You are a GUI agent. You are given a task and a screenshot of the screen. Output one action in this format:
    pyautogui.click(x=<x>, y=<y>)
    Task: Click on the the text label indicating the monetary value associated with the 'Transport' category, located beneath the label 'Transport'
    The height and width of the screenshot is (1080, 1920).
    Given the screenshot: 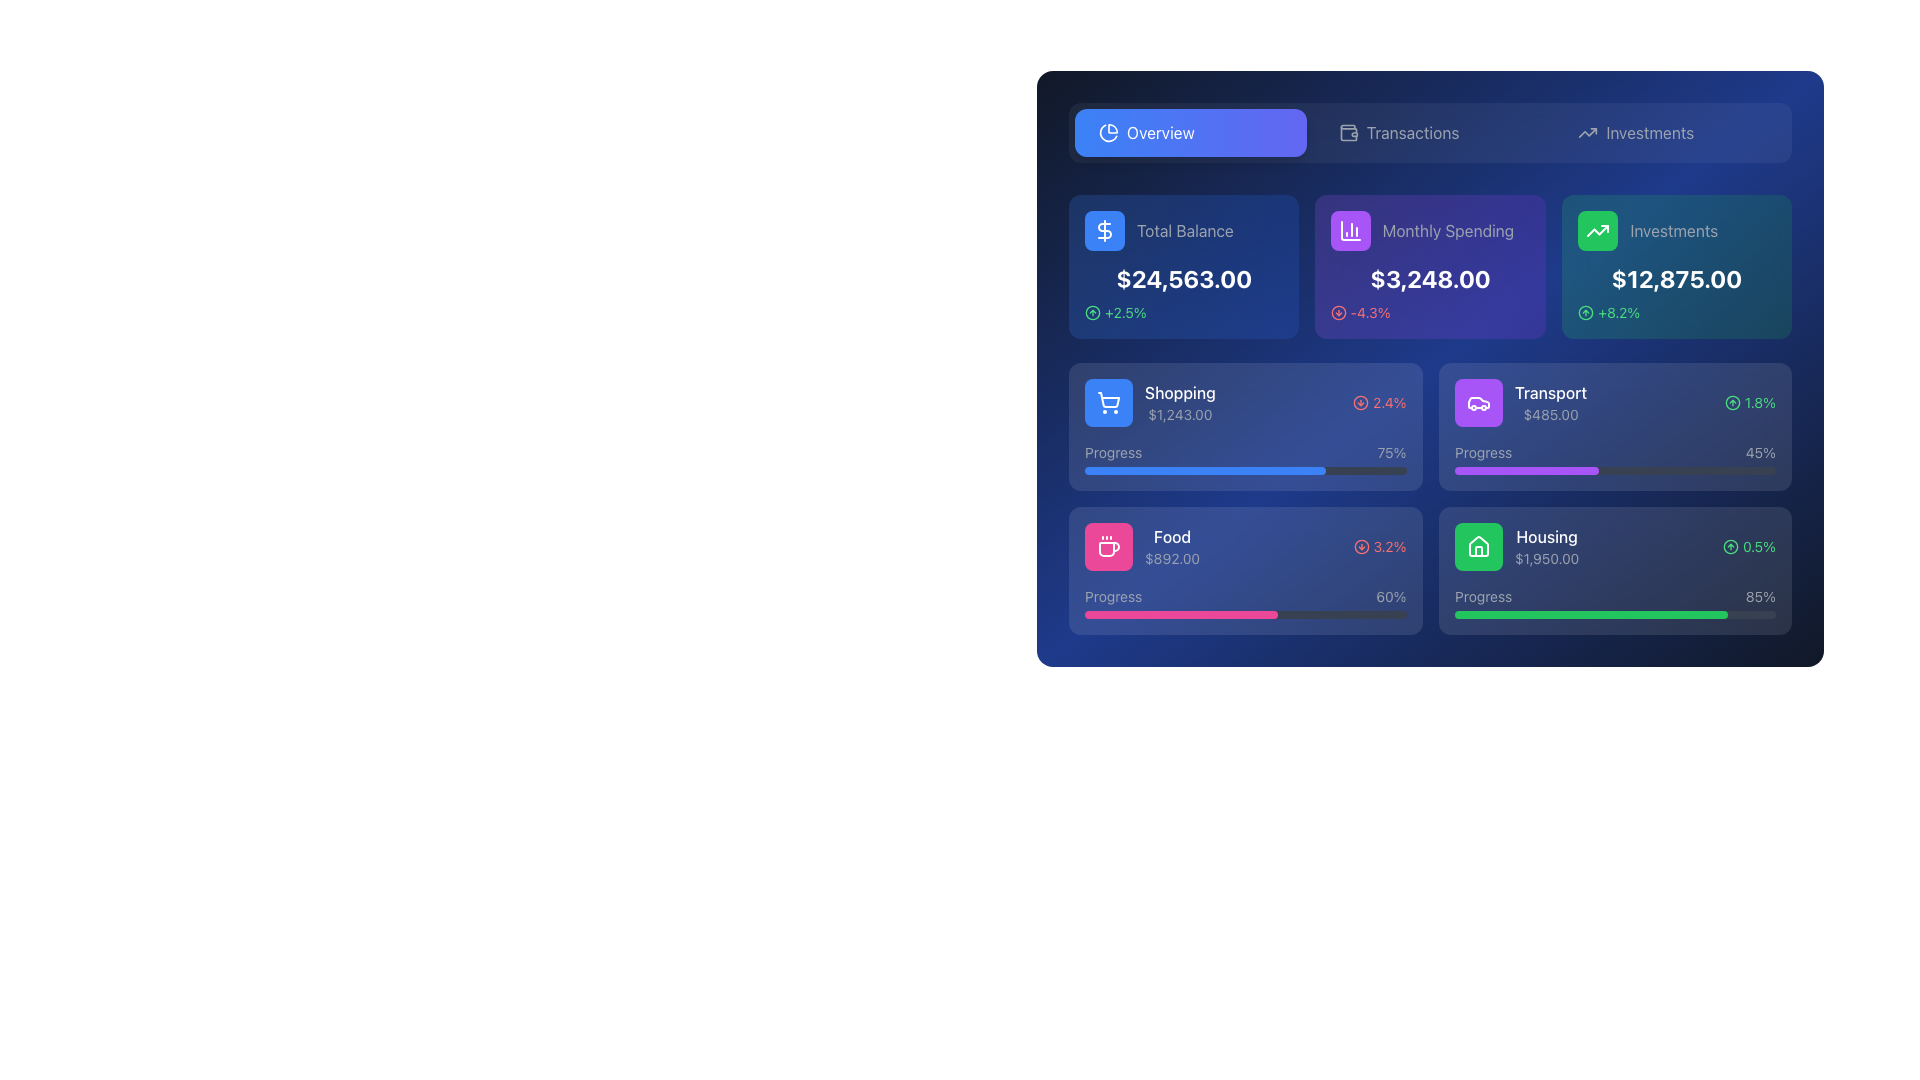 What is the action you would take?
    pyautogui.click(x=1549, y=414)
    